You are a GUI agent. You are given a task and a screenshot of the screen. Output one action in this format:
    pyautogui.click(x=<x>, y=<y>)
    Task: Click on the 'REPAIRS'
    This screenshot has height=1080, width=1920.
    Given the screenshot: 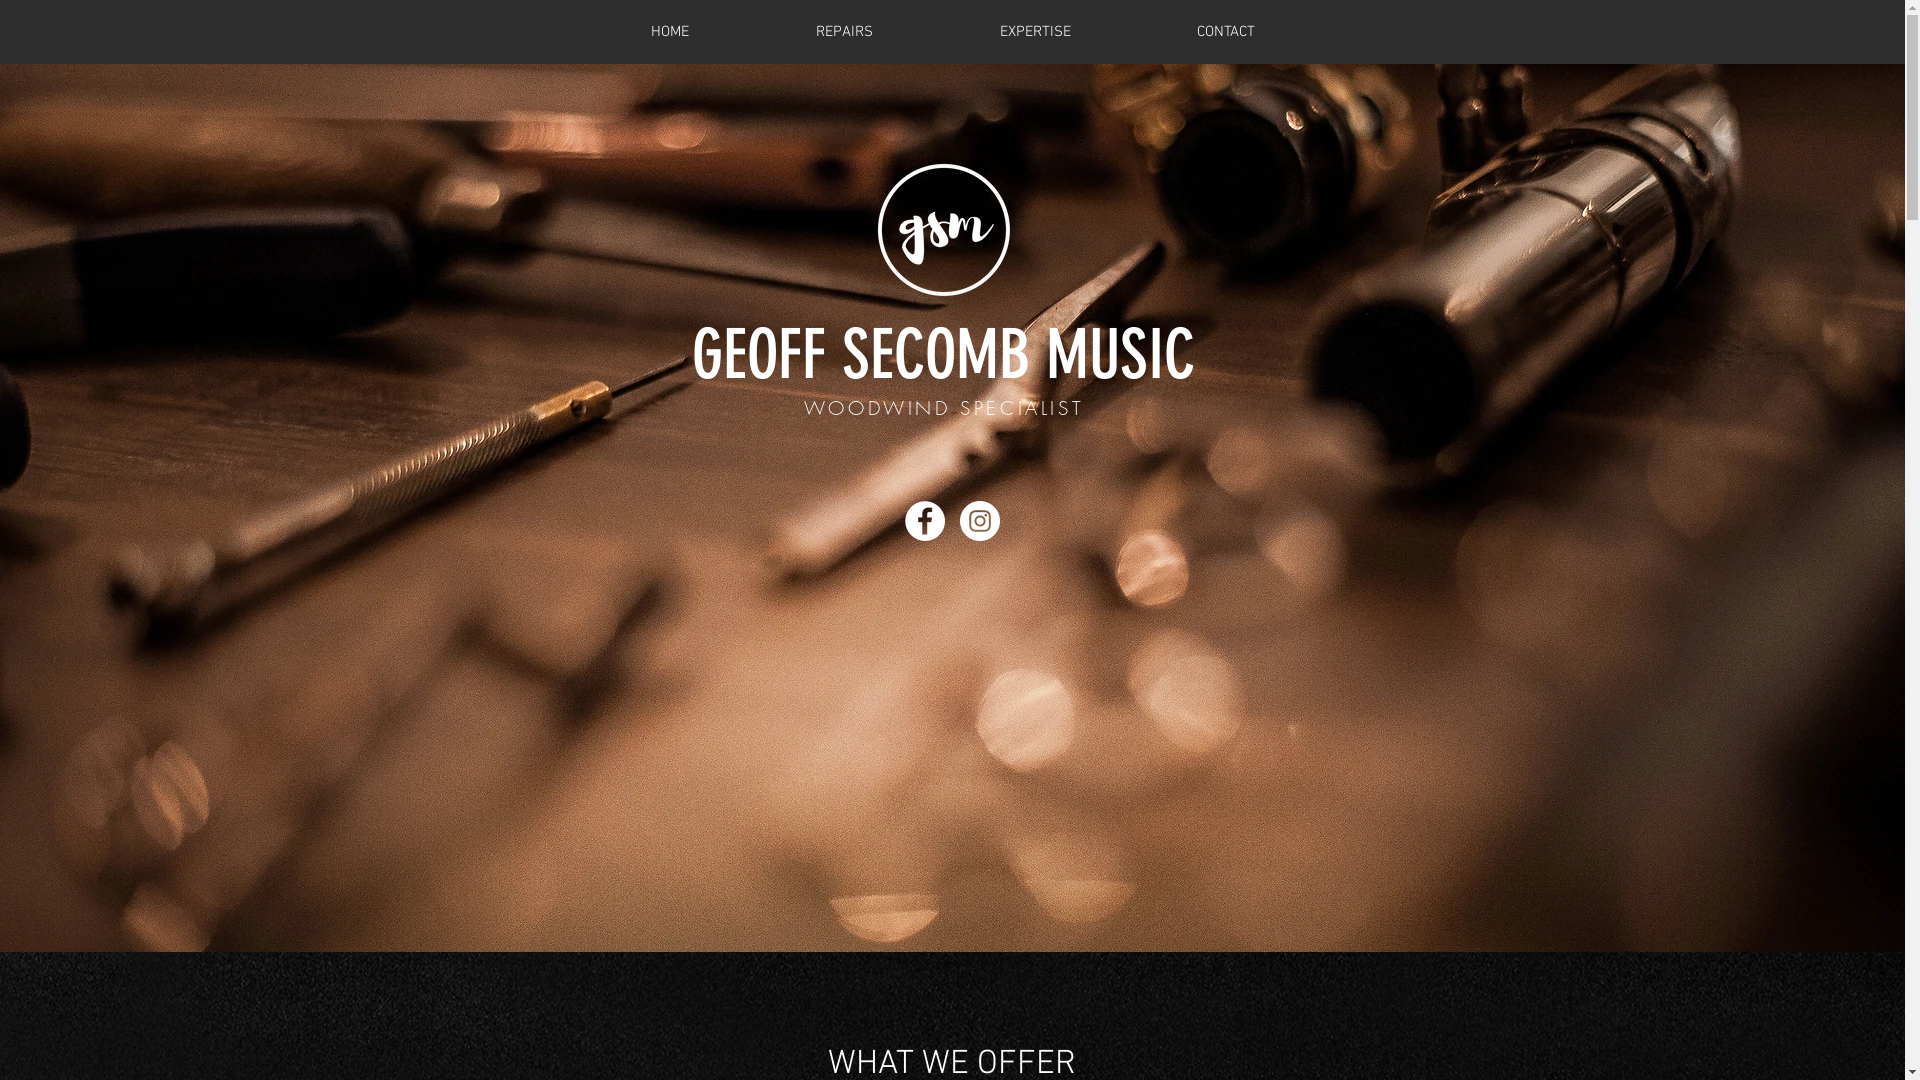 What is the action you would take?
    pyautogui.click(x=844, y=31)
    